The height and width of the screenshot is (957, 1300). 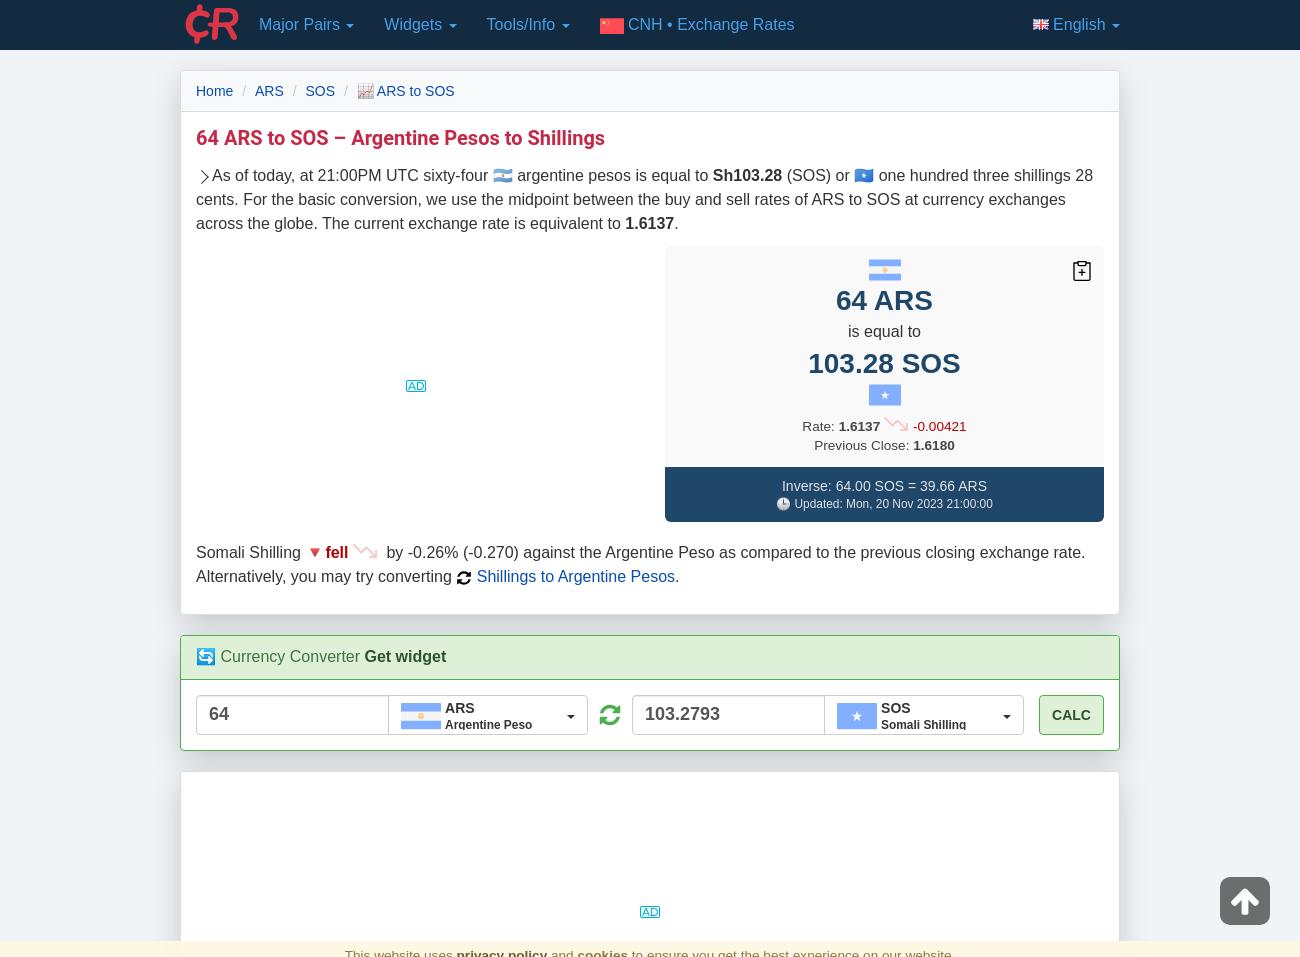 What do you see at coordinates (644, 198) in the screenshot?
I see `'(SOS) or 🇸🇴 one hundred three shillings 28 cents. For the basic conversion, we use the midpoint between the buy and sell rates of ARS to SOS at currency exchanges across the globe. The current exchange rate is equivalent to'` at bounding box center [644, 198].